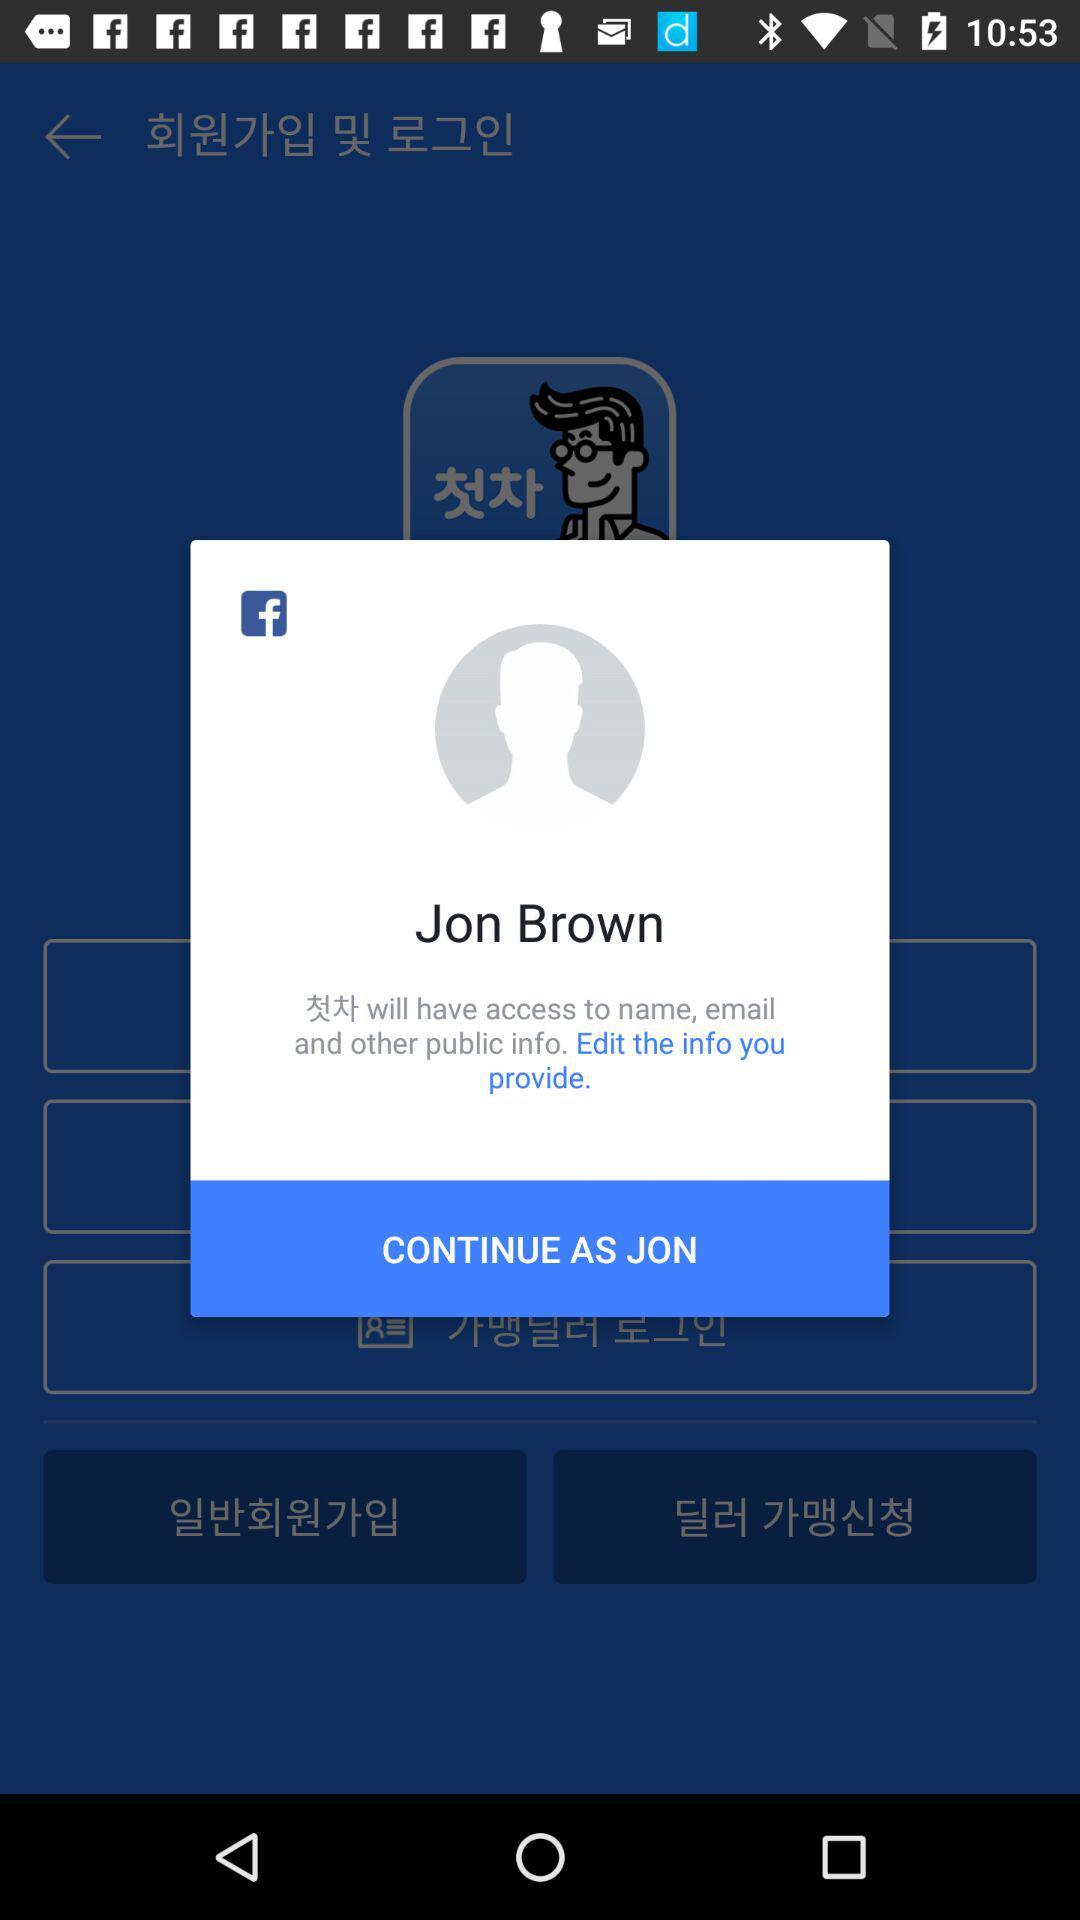  I want to click on the icon above continue as jon item, so click(540, 1041).